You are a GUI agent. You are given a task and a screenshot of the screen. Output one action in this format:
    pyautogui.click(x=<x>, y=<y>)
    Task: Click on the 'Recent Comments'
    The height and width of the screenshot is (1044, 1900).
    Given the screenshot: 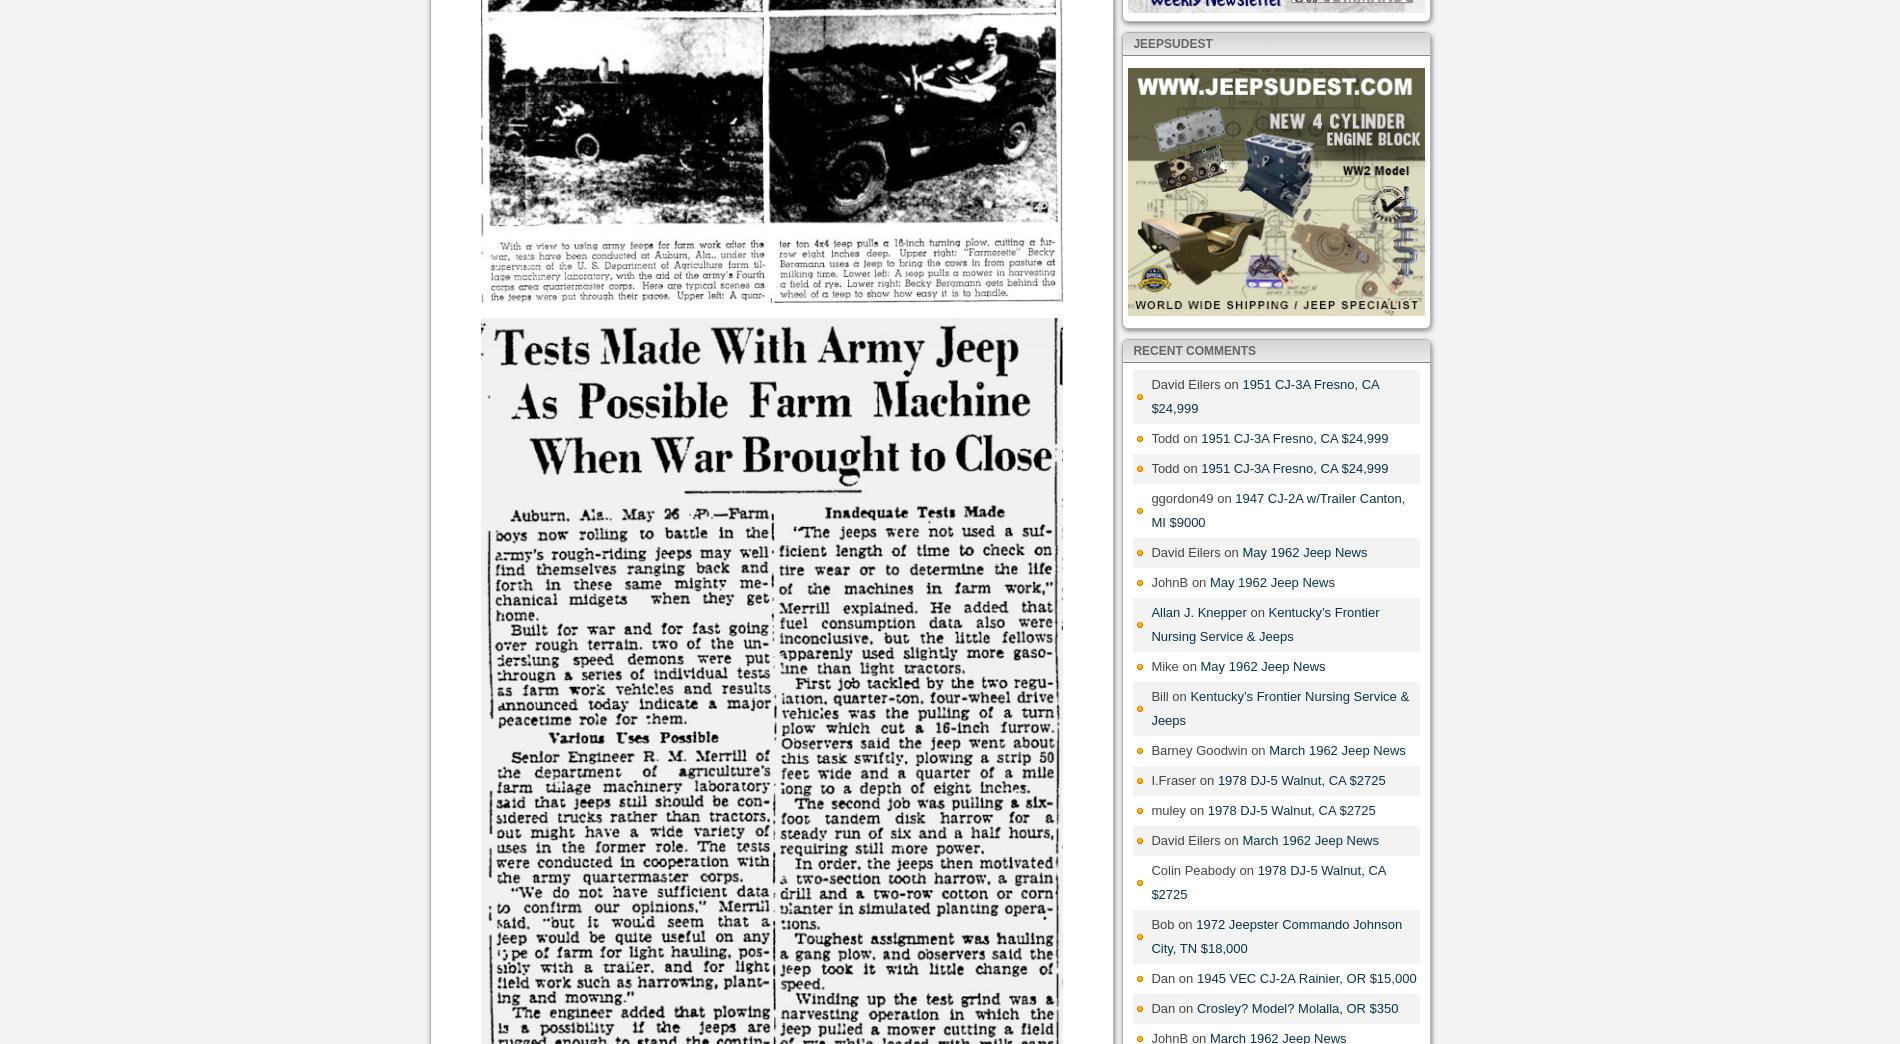 What is the action you would take?
    pyautogui.click(x=1193, y=349)
    